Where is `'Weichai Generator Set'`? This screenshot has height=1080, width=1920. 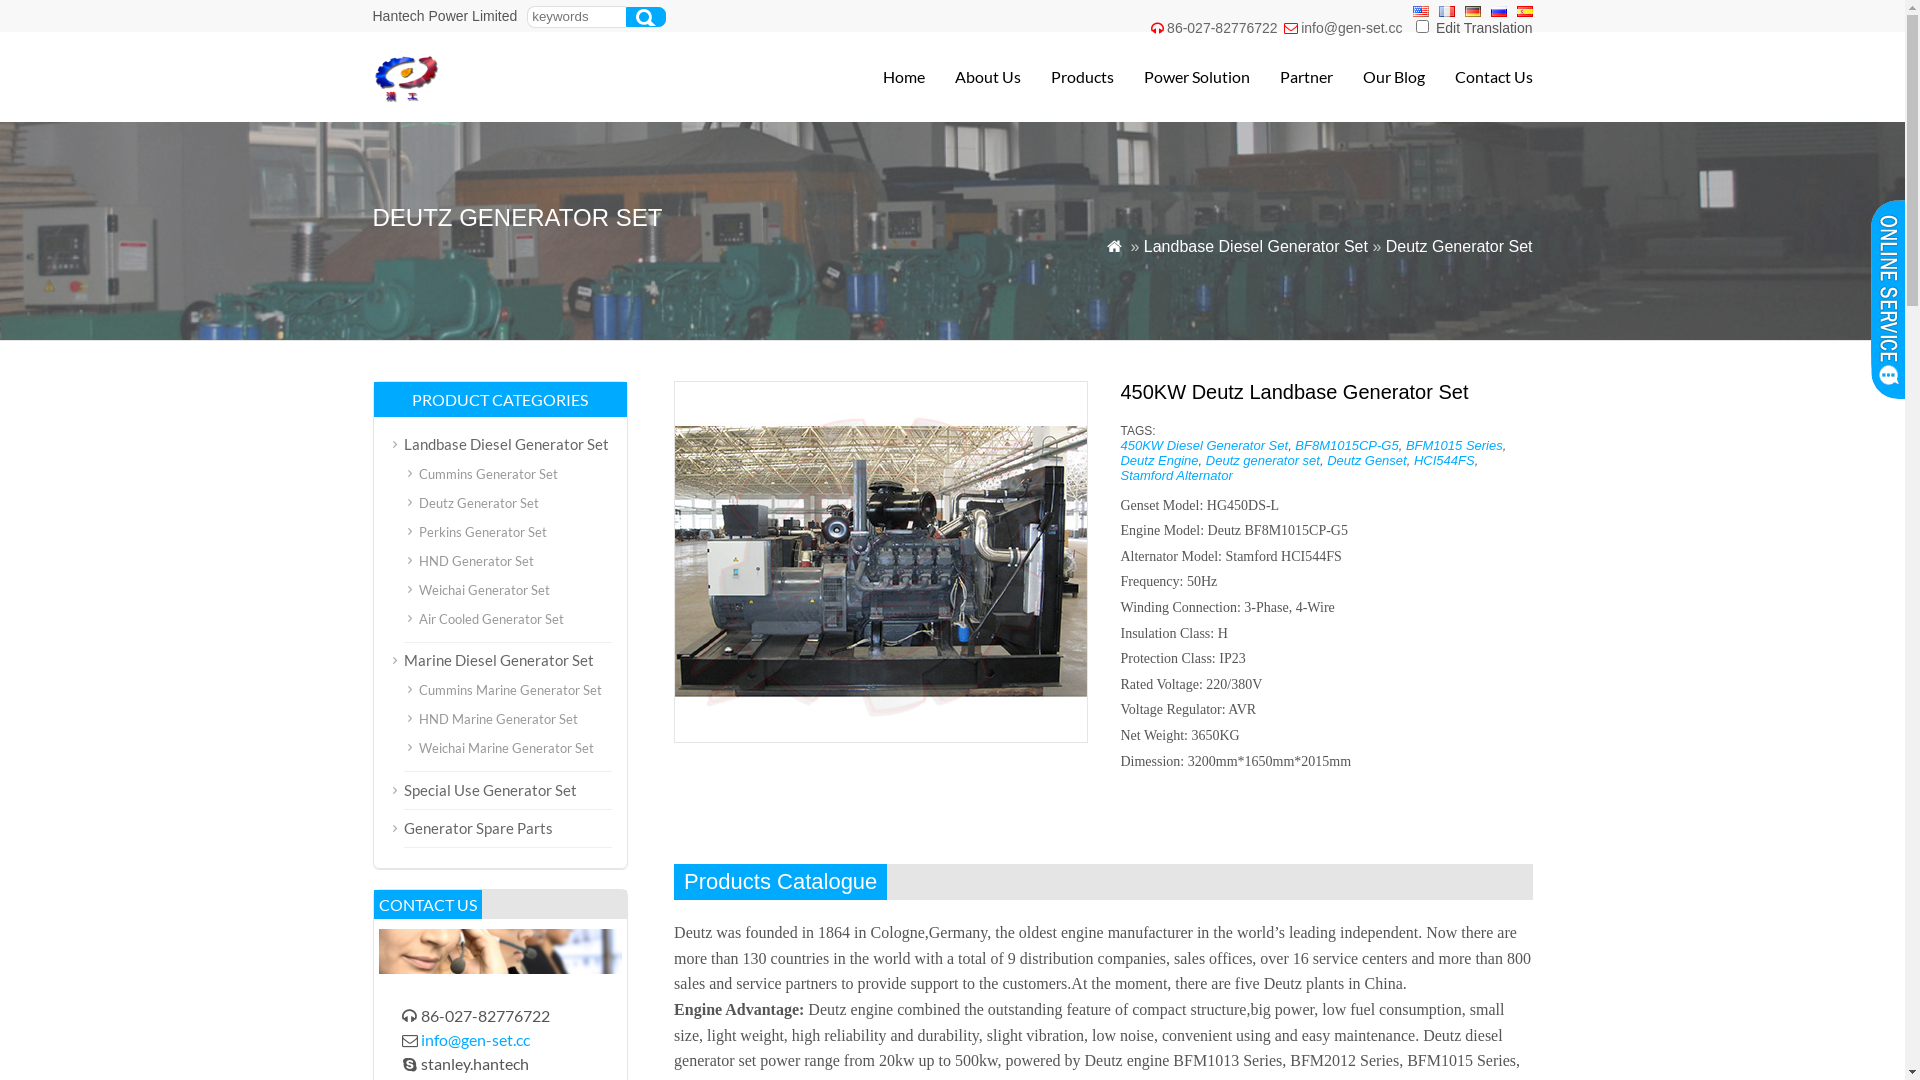
'Weichai Generator Set' is located at coordinates (483, 589).